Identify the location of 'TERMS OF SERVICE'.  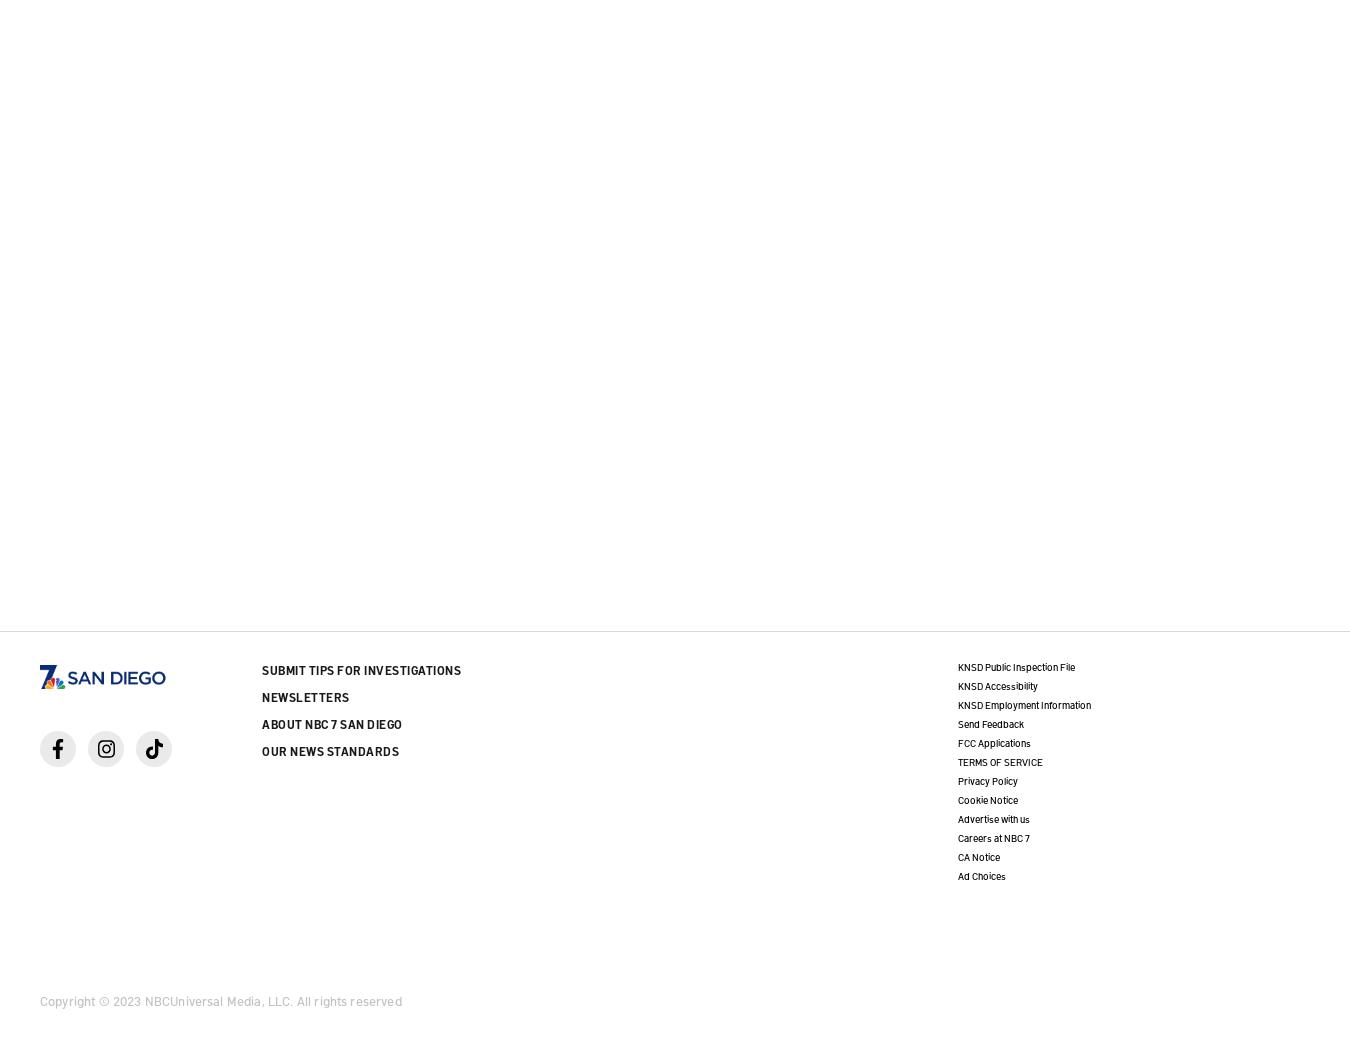
(999, 761).